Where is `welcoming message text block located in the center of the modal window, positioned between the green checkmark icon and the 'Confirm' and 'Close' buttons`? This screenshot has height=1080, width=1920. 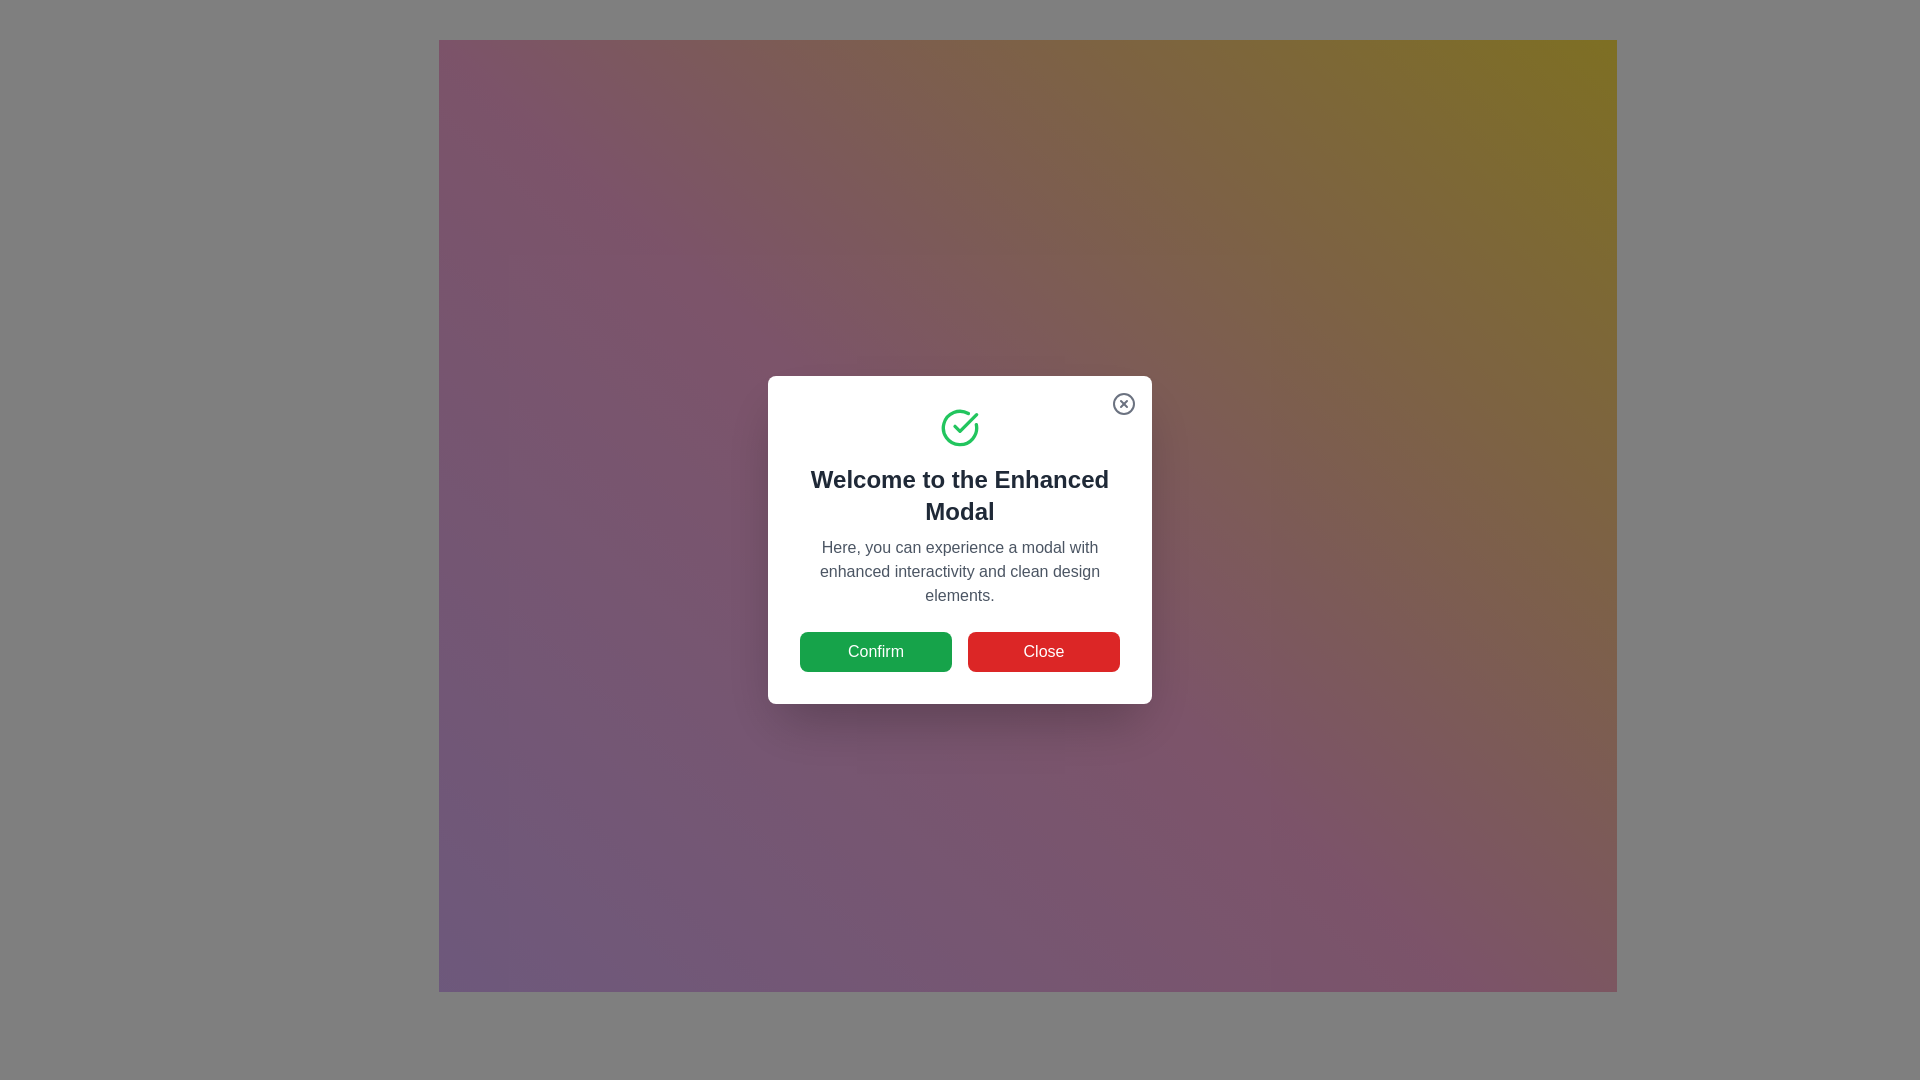 welcoming message text block located in the center of the modal window, positioned between the green checkmark icon and the 'Confirm' and 'Close' buttons is located at coordinates (960, 507).